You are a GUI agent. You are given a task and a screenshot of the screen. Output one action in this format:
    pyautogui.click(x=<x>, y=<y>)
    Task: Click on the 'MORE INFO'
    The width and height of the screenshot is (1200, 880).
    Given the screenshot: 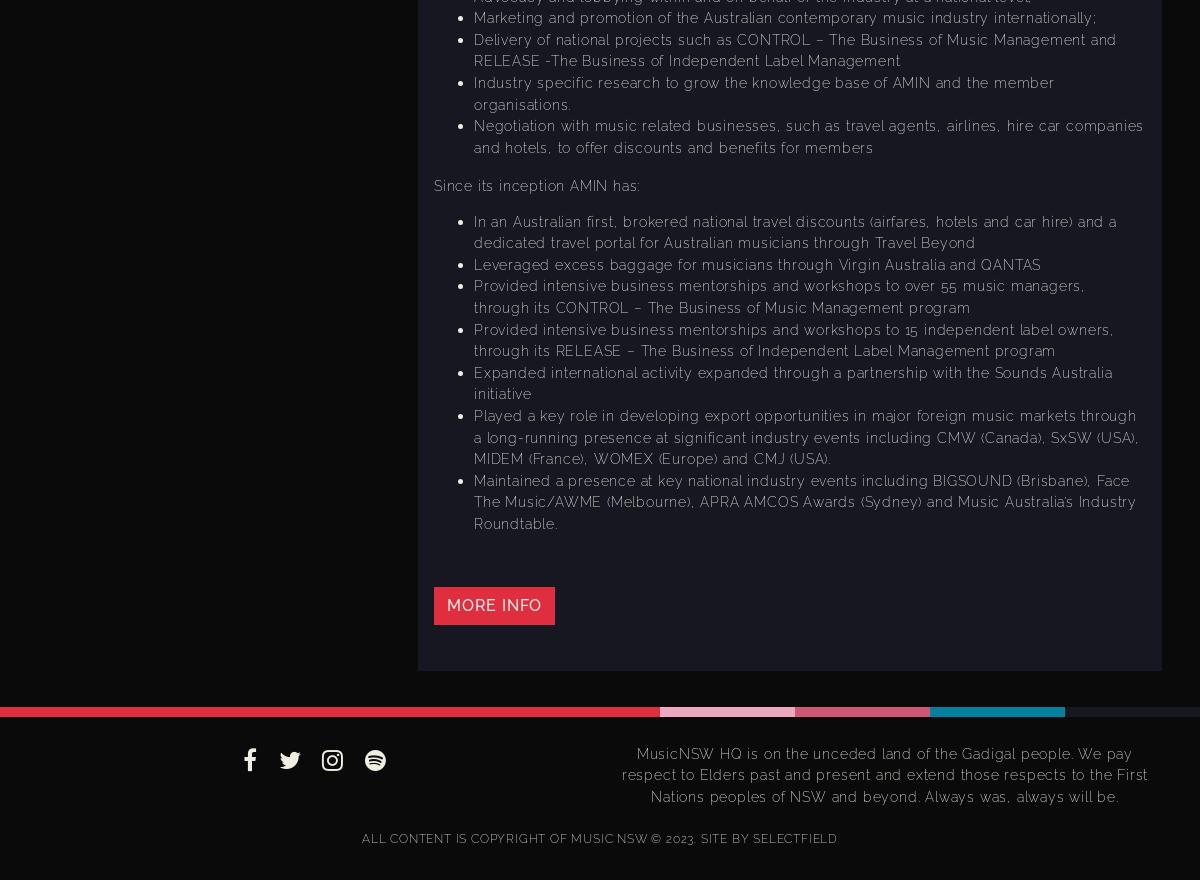 What is the action you would take?
    pyautogui.click(x=493, y=603)
    